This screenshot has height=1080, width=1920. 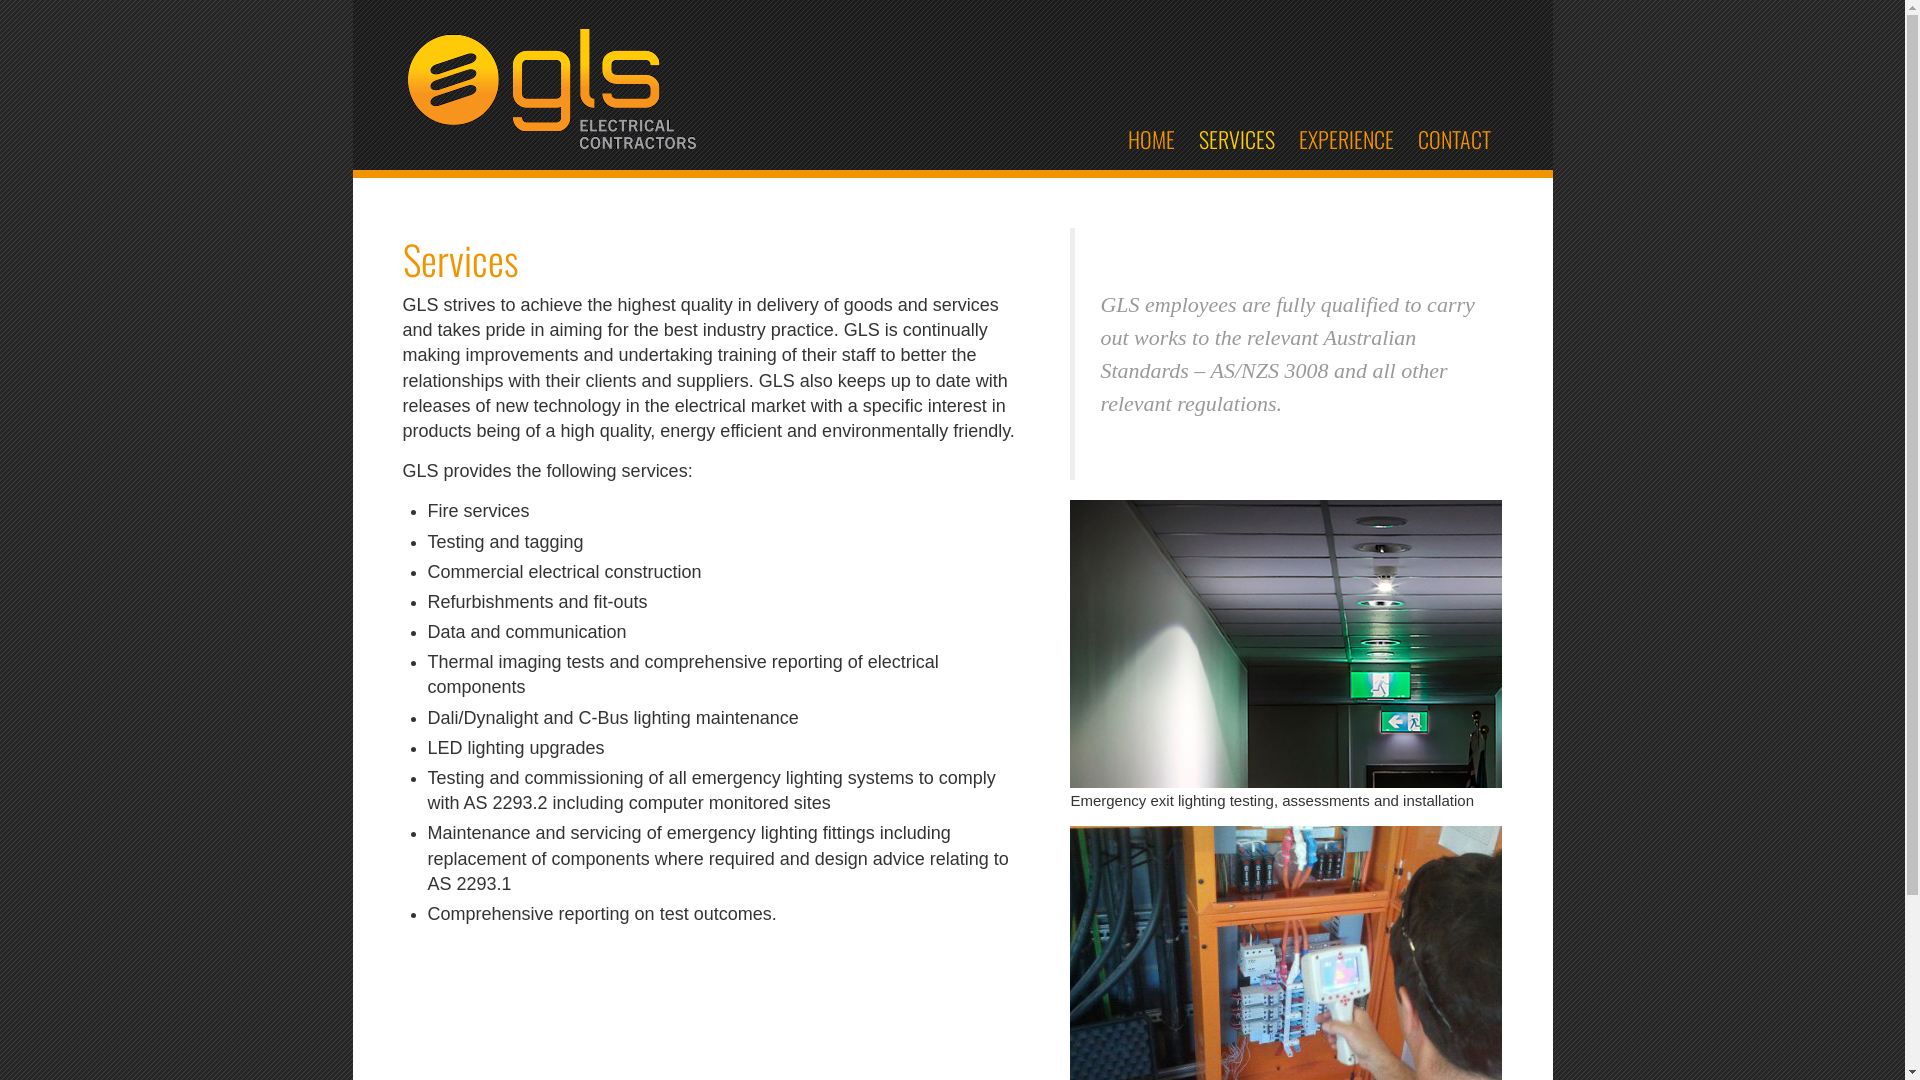 I want to click on 'HOME', so click(x=1115, y=137).